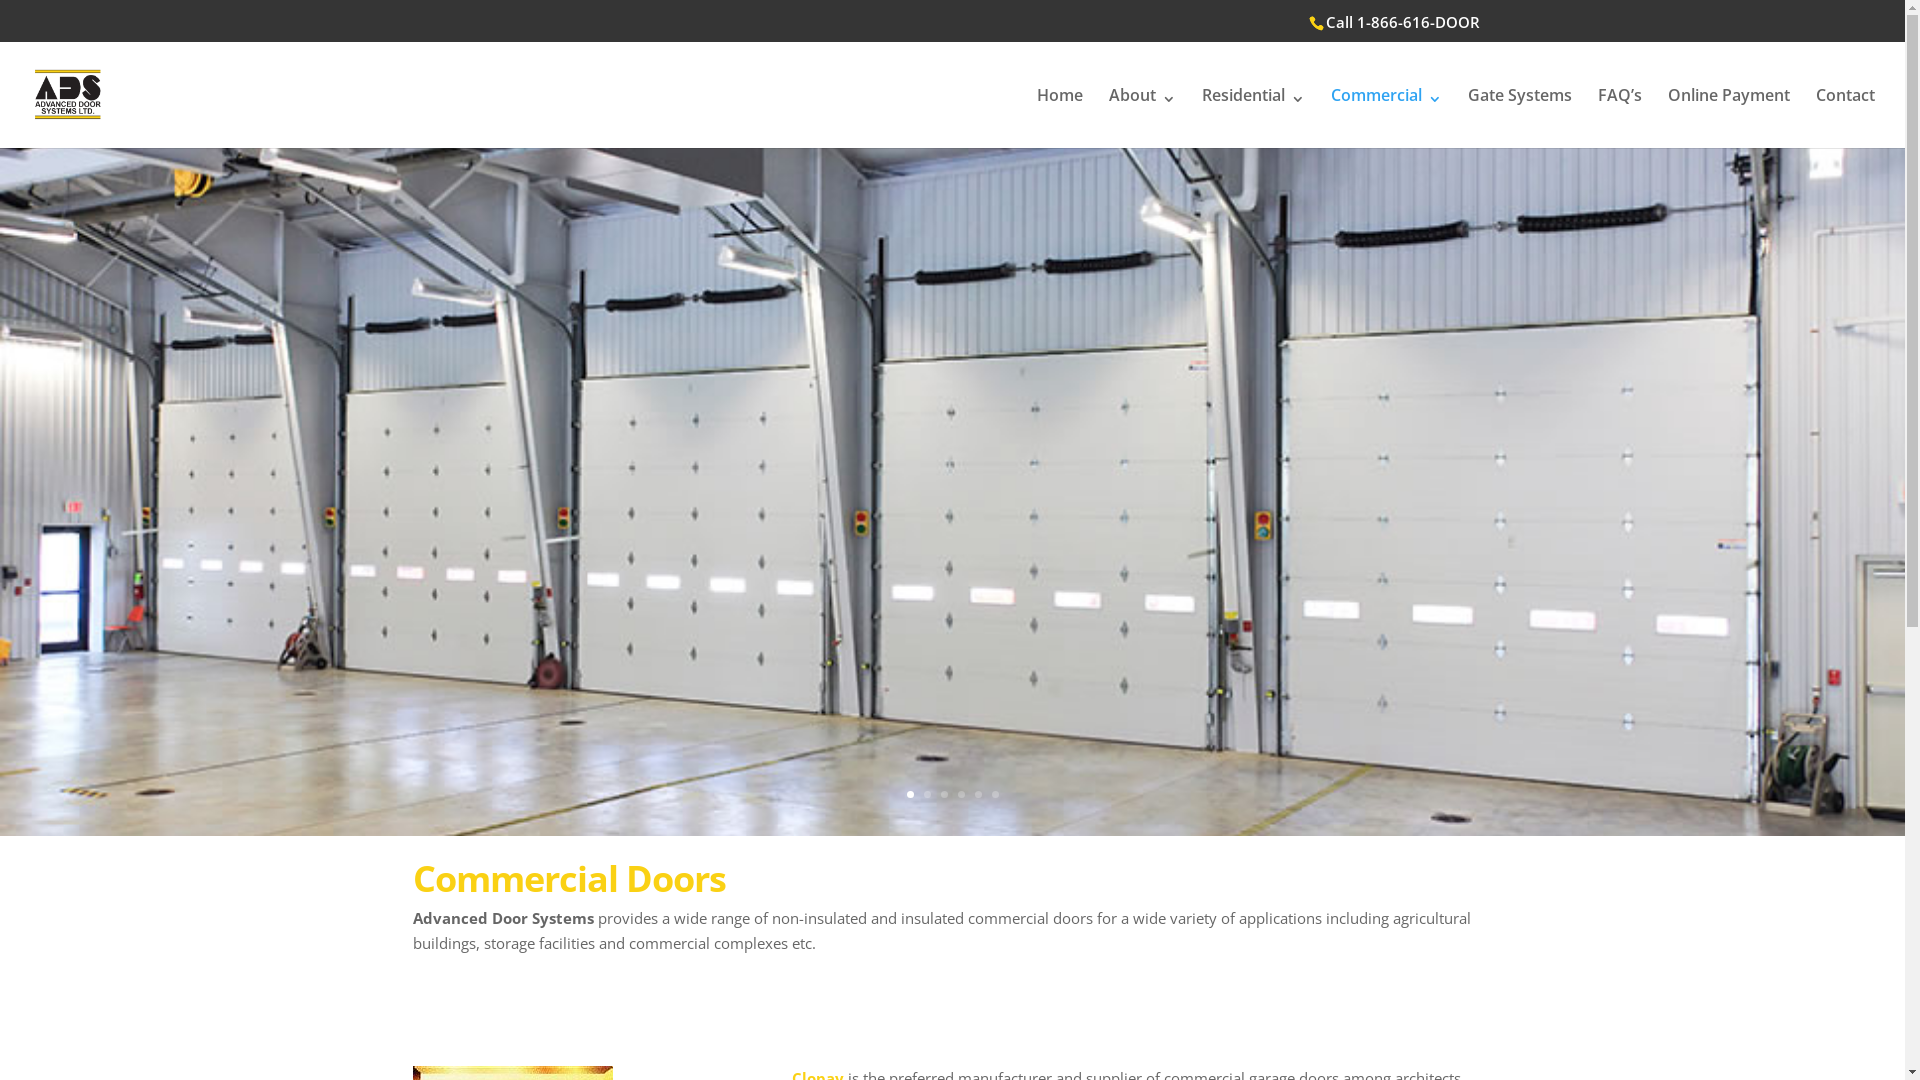 This screenshot has width=1920, height=1080. What do you see at coordinates (1107, 118) in the screenshot?
I see `'About'` at bounding box center [1107, 118].